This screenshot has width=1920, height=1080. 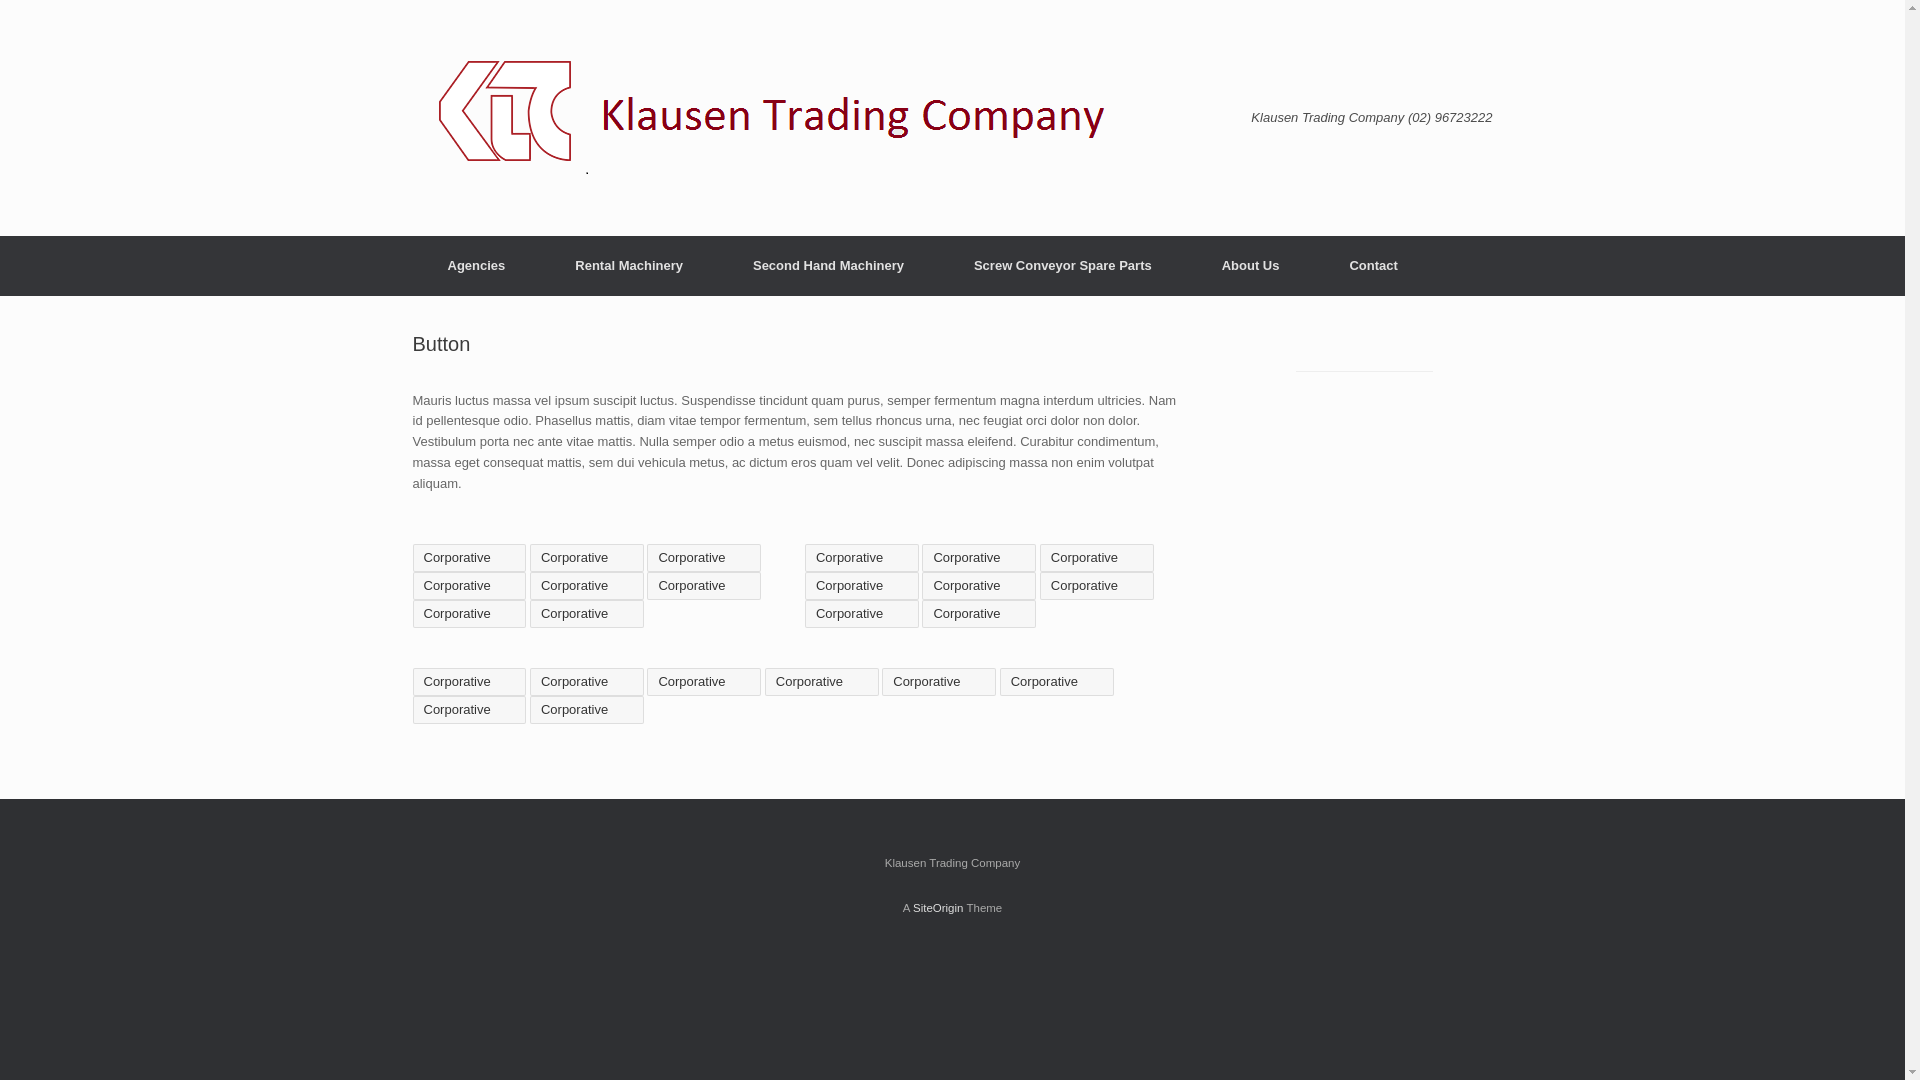 What do you see at coordinates (1371, 265) in the screenshot?
I see `'Contact'` at bounding box center [1371, 265].